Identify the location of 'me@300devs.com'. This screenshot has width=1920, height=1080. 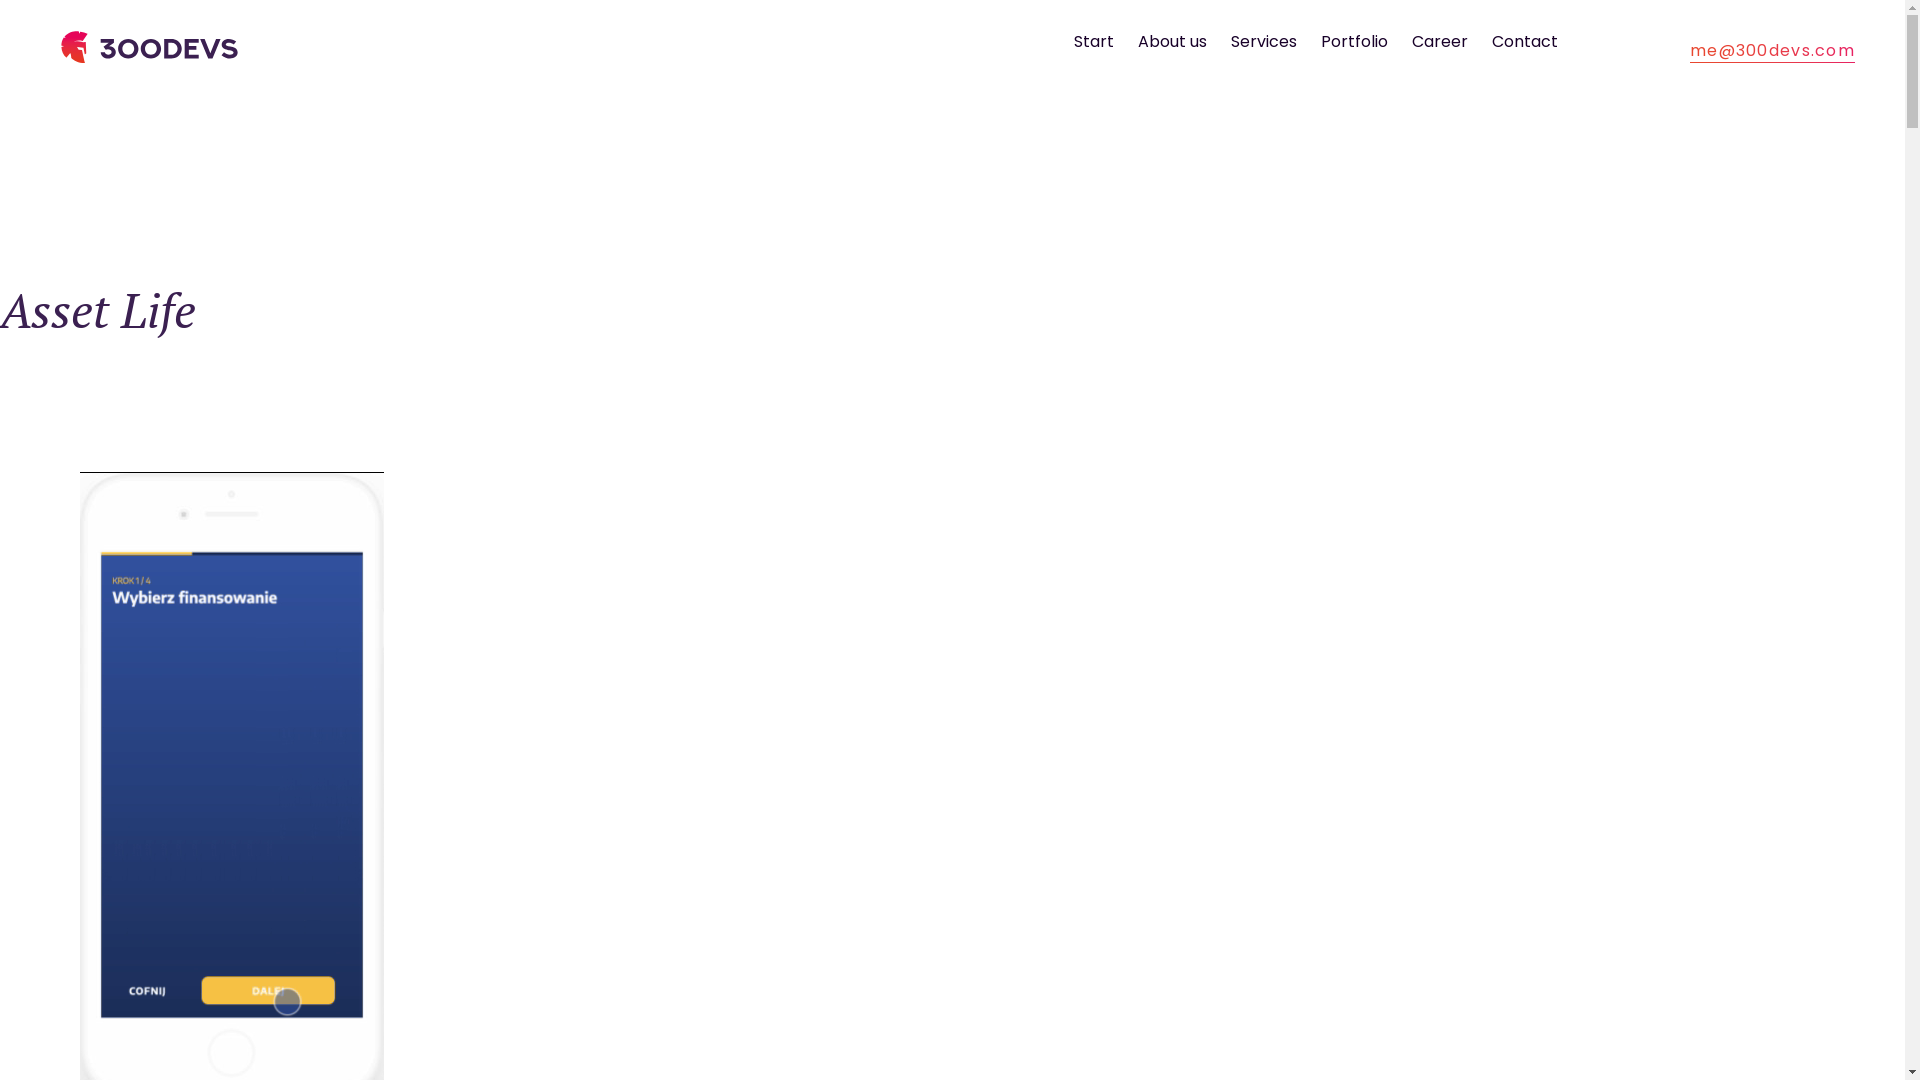
(1688, 49).